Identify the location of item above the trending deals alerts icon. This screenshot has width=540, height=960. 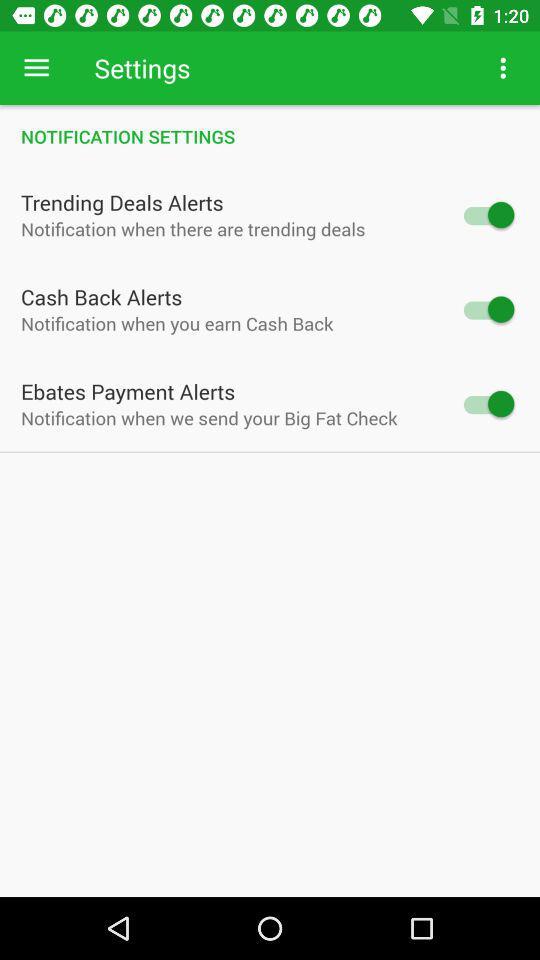
(270, 135).